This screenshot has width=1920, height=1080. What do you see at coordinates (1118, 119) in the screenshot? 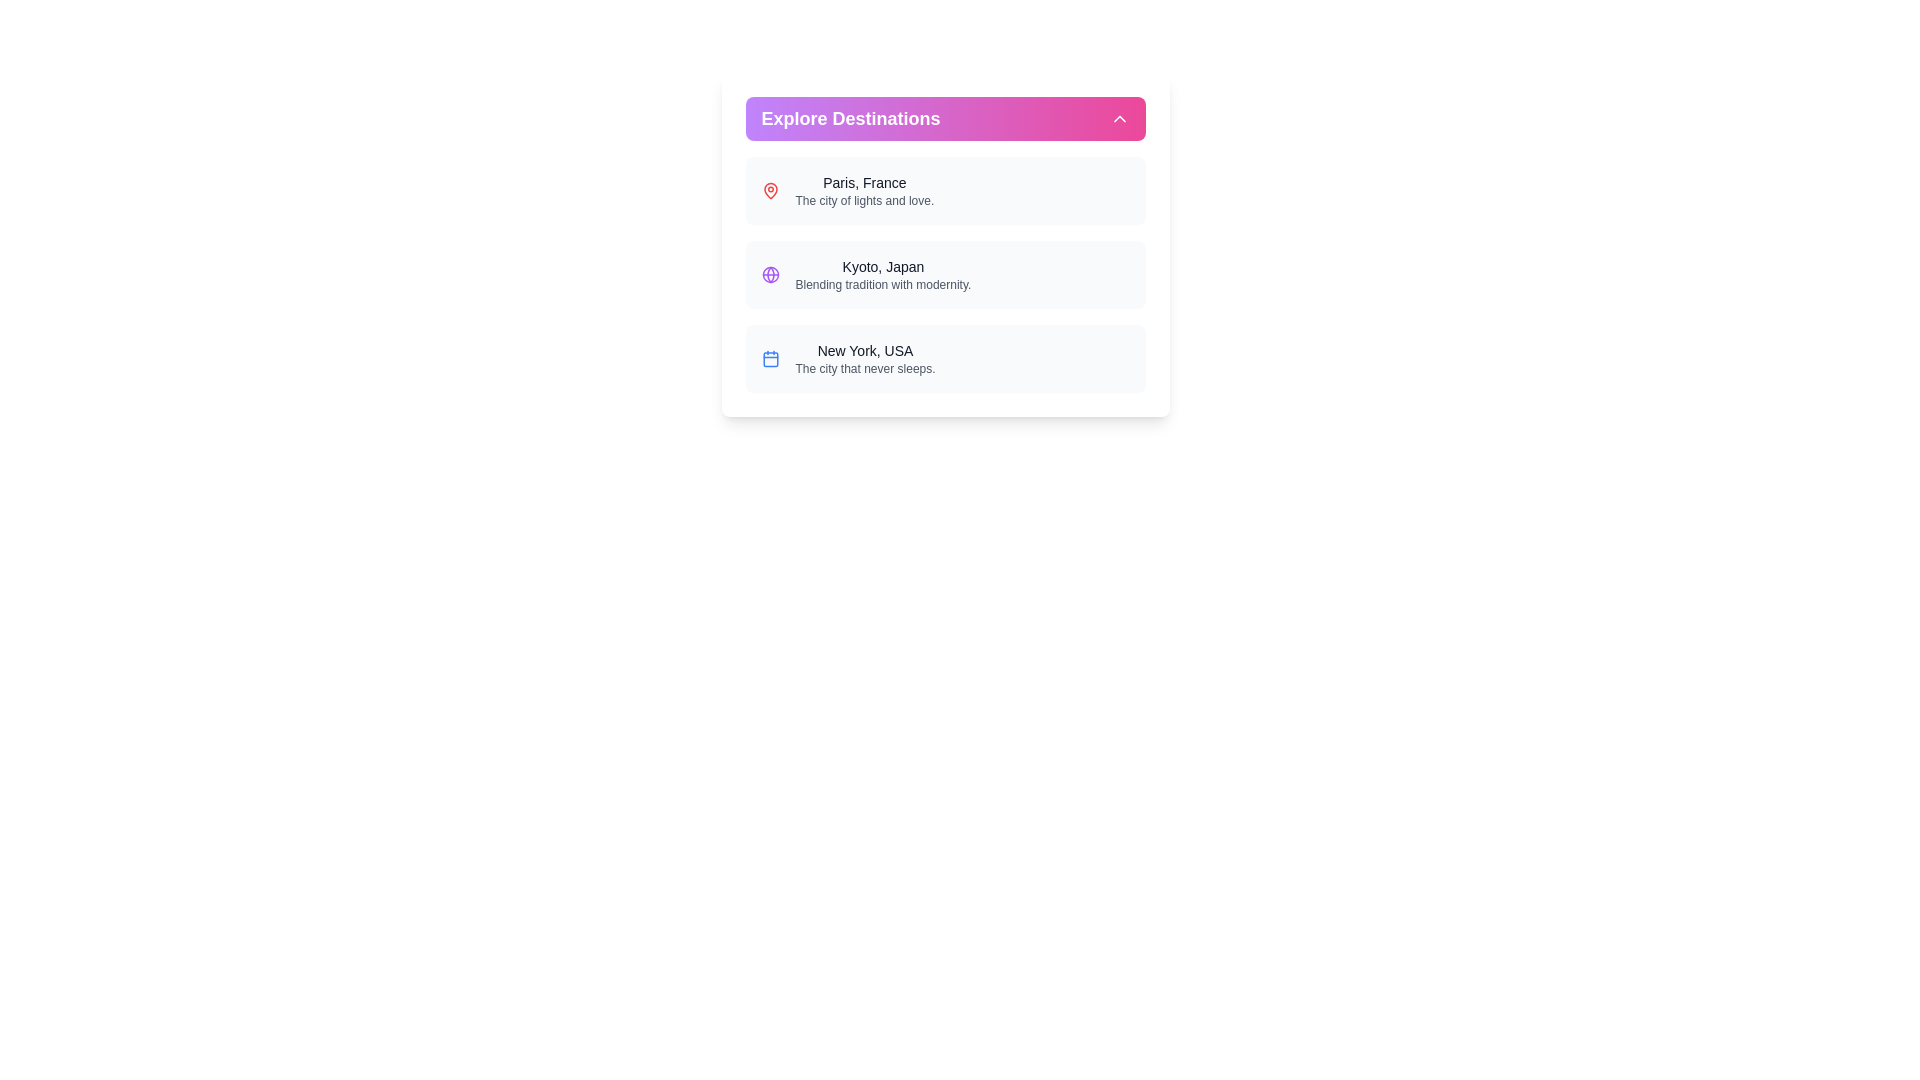
I see `the interactive chevron icon located on the far right side of the 'Explore Destinations' banner` at bounding box center [1118, 119].